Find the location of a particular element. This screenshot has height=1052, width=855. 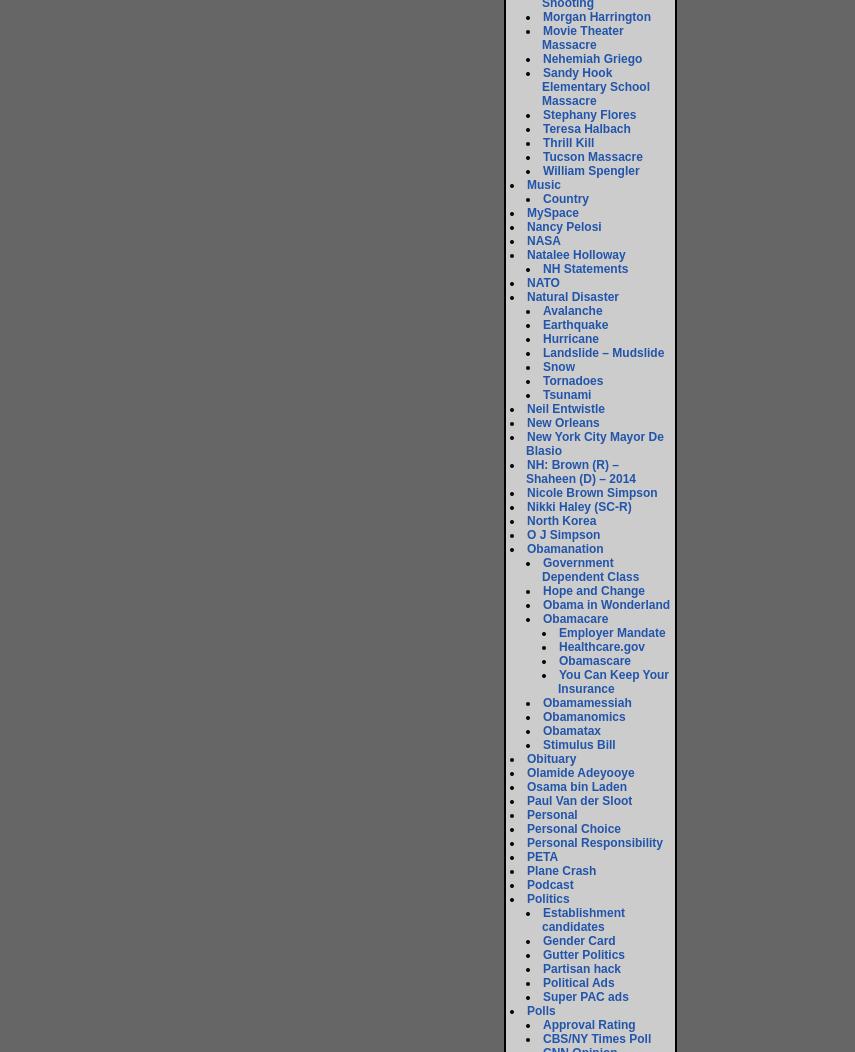

'Establishment candidates' is located at coordinates (582, 919).